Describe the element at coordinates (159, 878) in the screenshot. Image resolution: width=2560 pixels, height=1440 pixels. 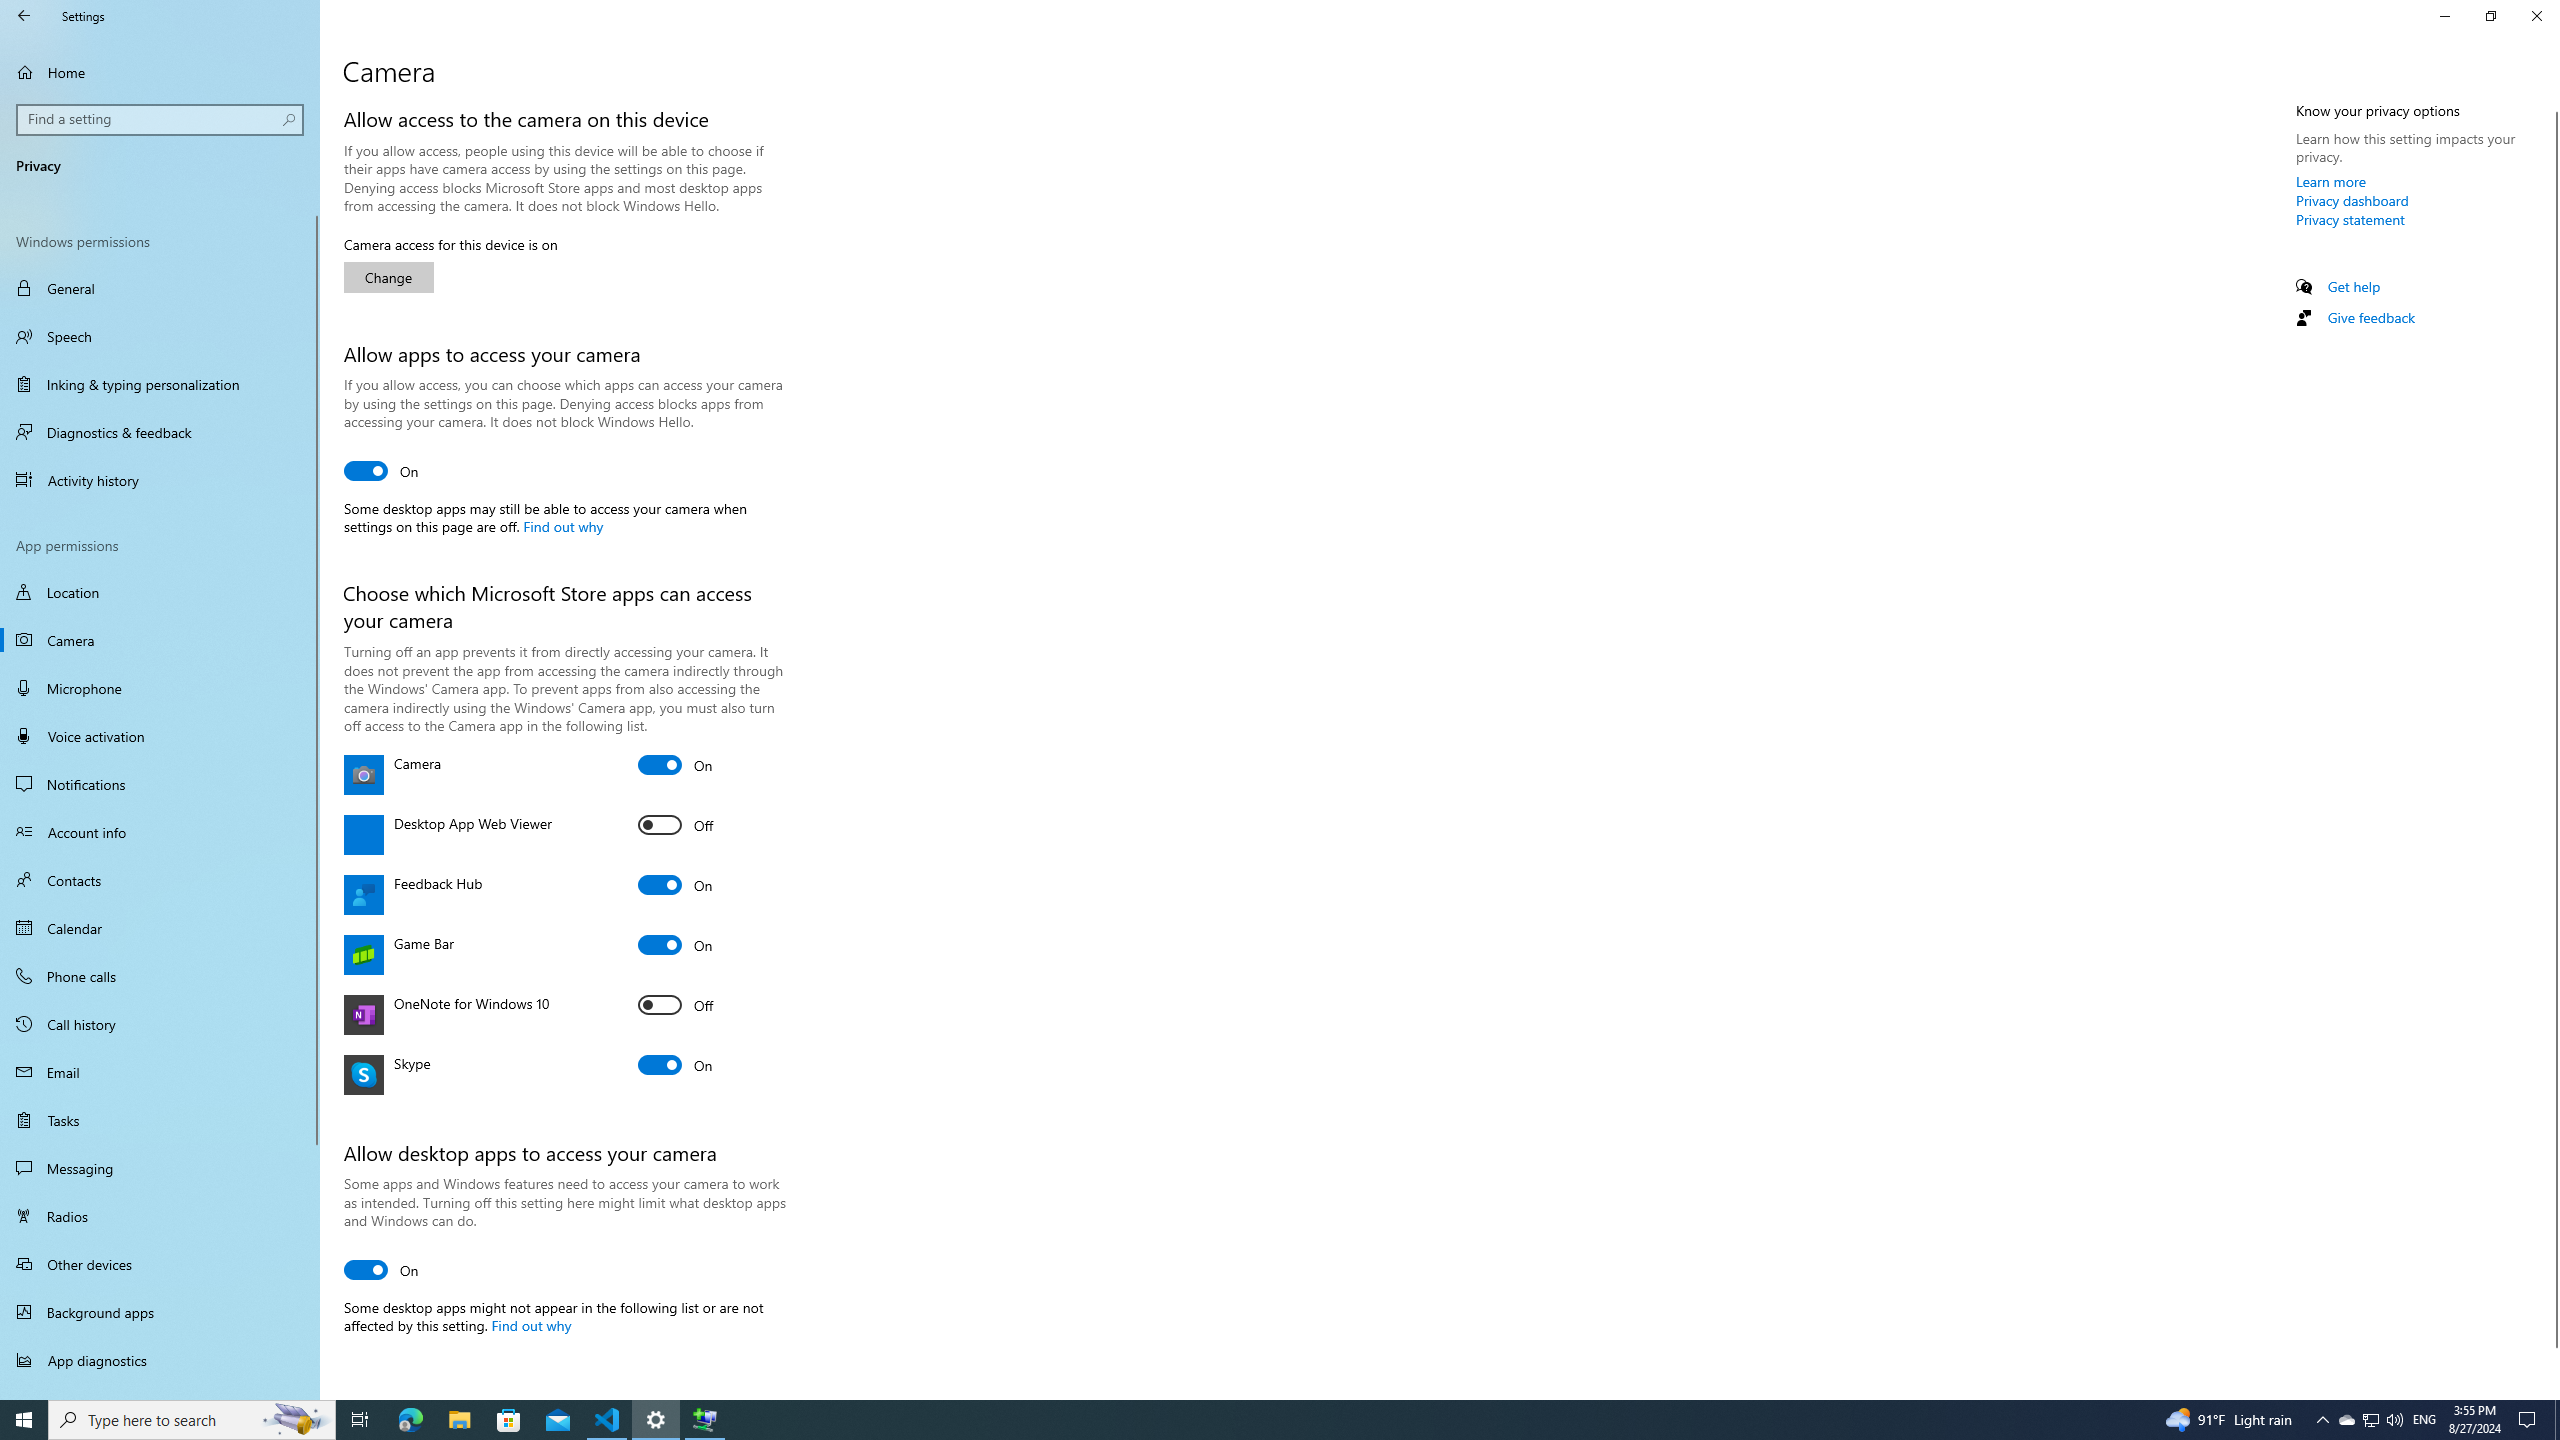
I see `'Contacts'` at that location.